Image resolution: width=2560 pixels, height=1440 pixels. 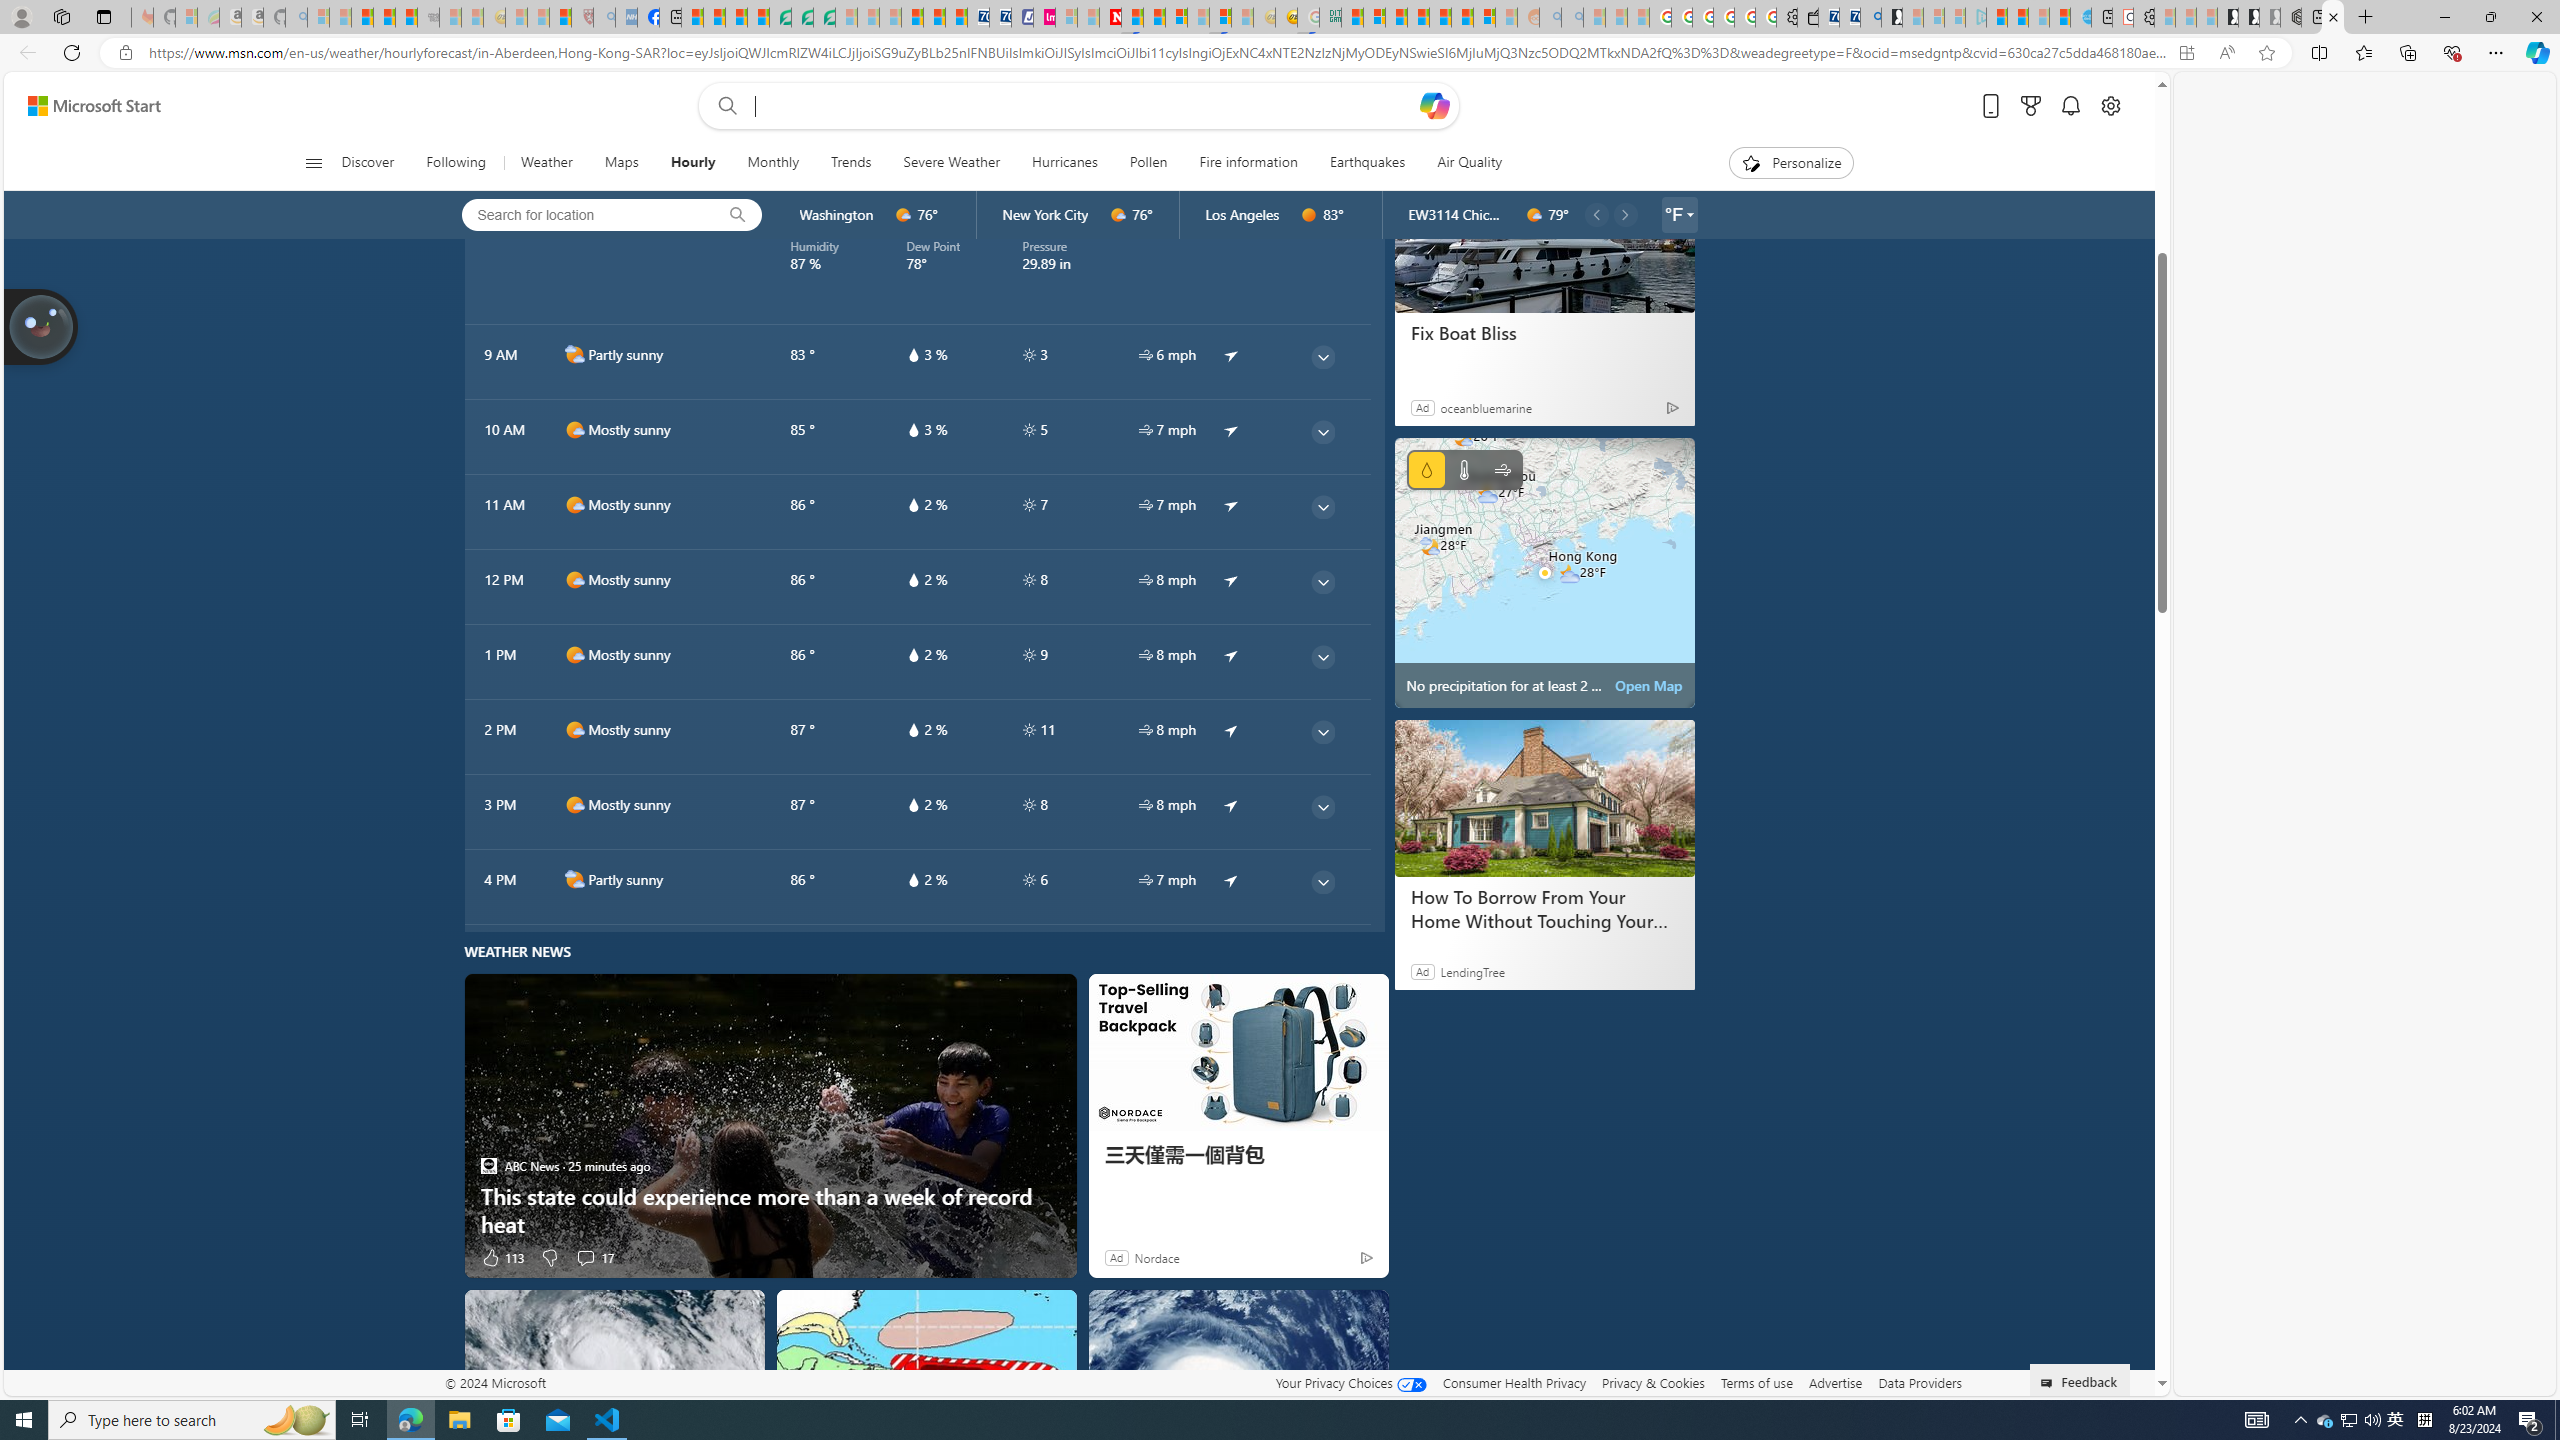 I want to click on 'Fire information', so click(x=1247, y=162).